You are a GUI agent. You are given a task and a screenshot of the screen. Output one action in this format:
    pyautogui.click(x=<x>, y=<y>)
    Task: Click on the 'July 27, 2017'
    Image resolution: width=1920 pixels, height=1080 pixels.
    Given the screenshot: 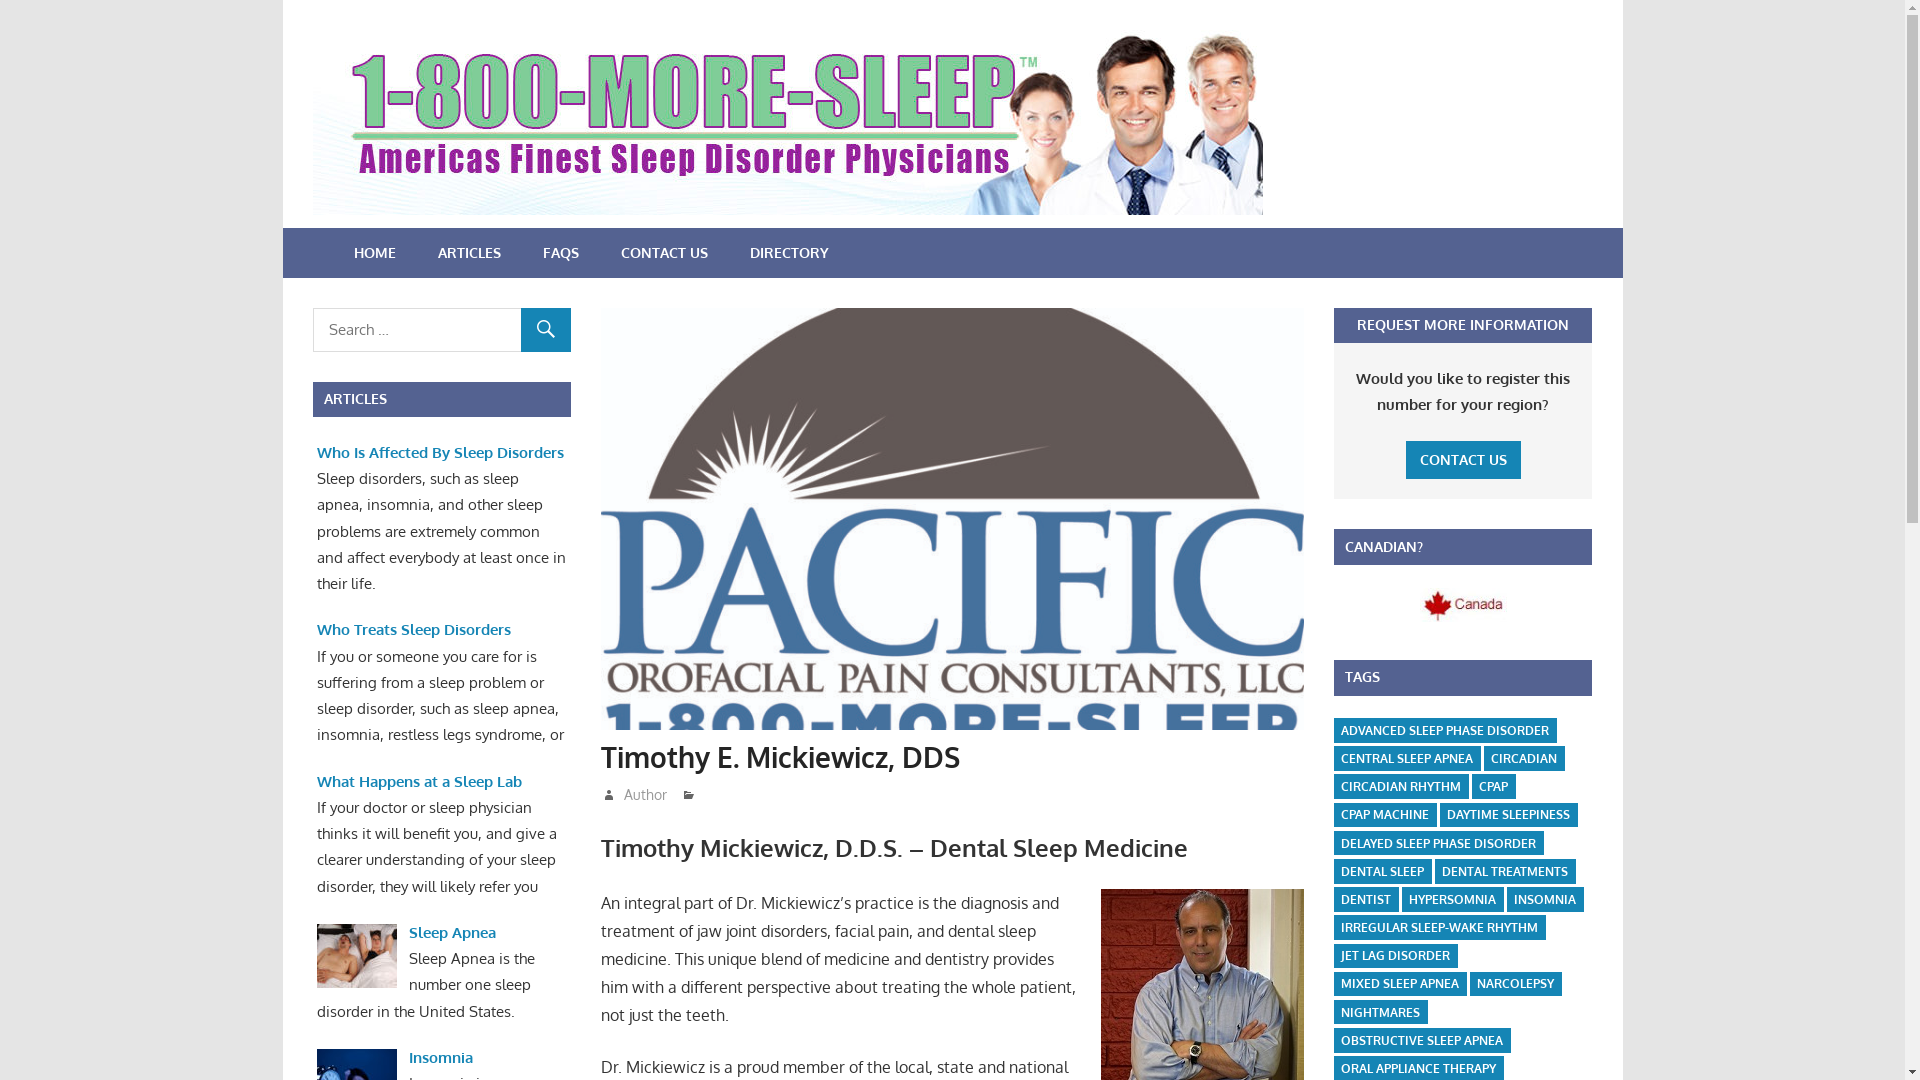 What is the action you would take?
    pyautogui.click(x=657, y=793)
    